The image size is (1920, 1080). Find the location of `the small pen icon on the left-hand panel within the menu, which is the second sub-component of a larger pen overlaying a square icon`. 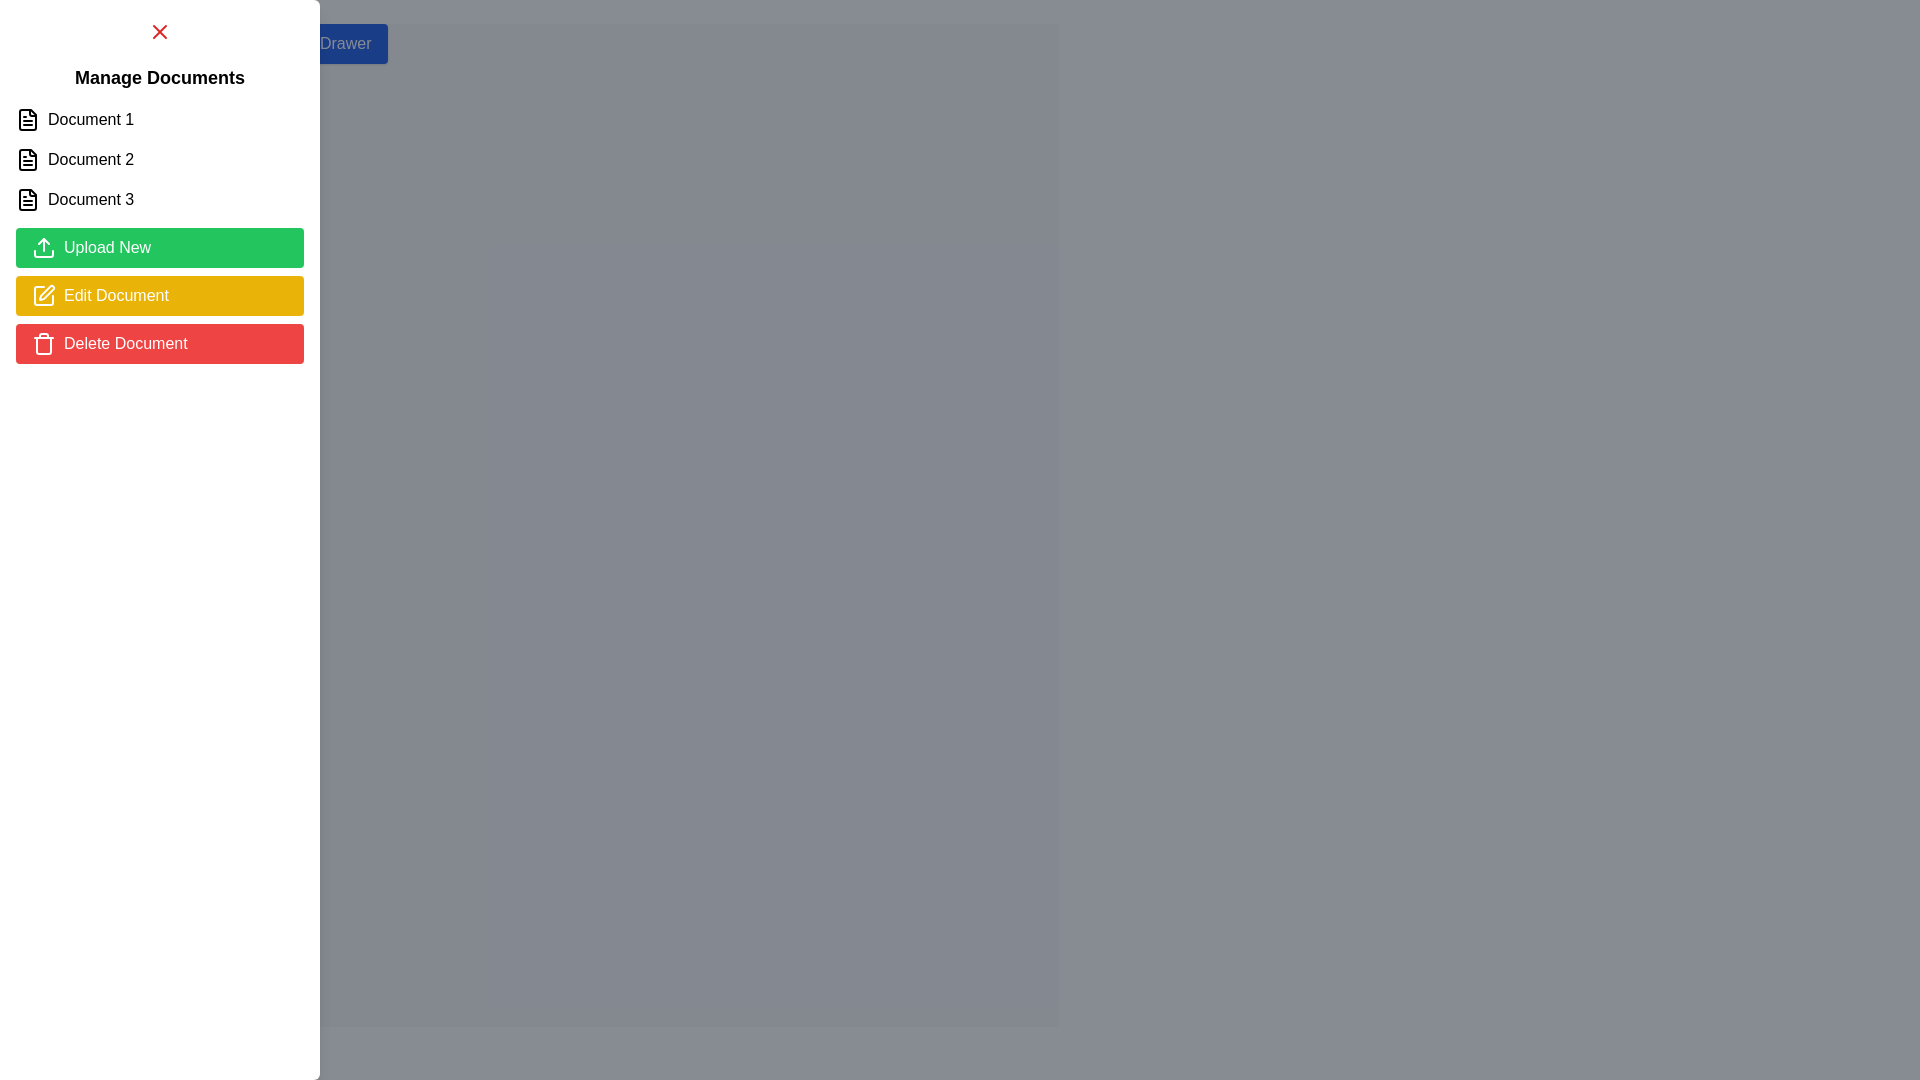

the small pen icon on the left-hand panel within the menu, which is the second sub-component of a larger pen overlaying a square icon is located at coordinates (47, 293).